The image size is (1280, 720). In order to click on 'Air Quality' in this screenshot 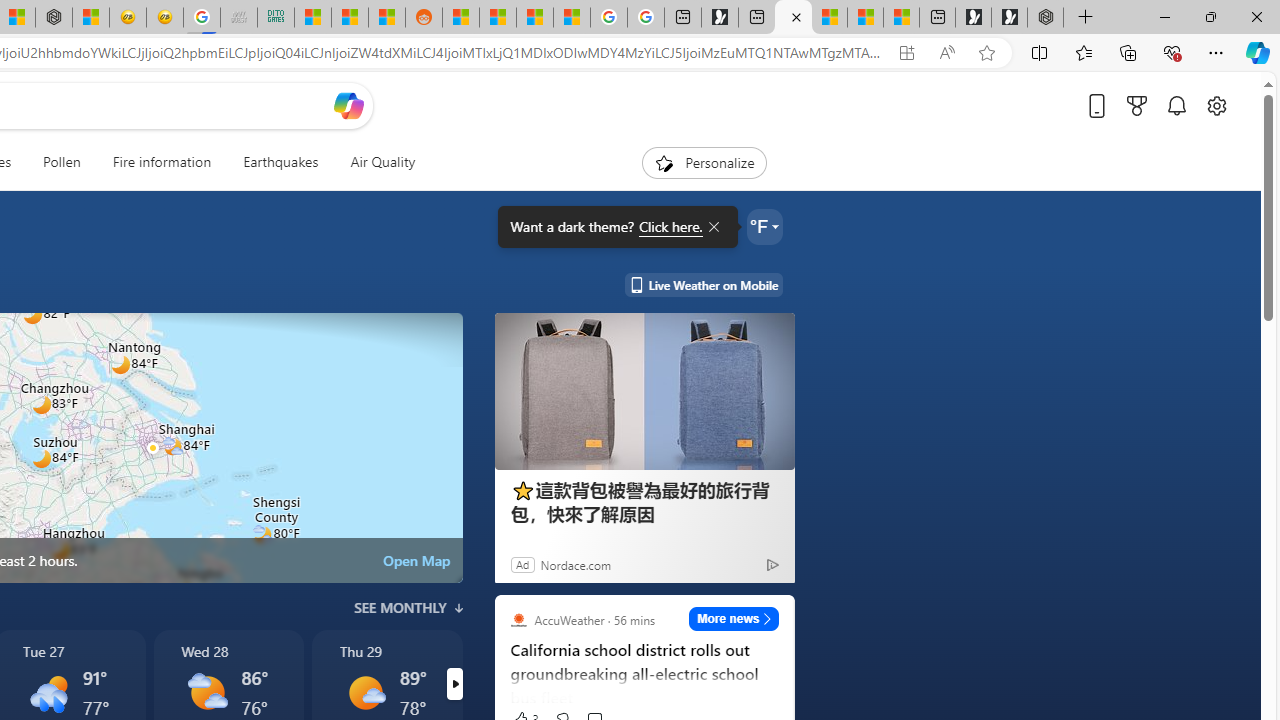, I will do `click(375, 162)`.